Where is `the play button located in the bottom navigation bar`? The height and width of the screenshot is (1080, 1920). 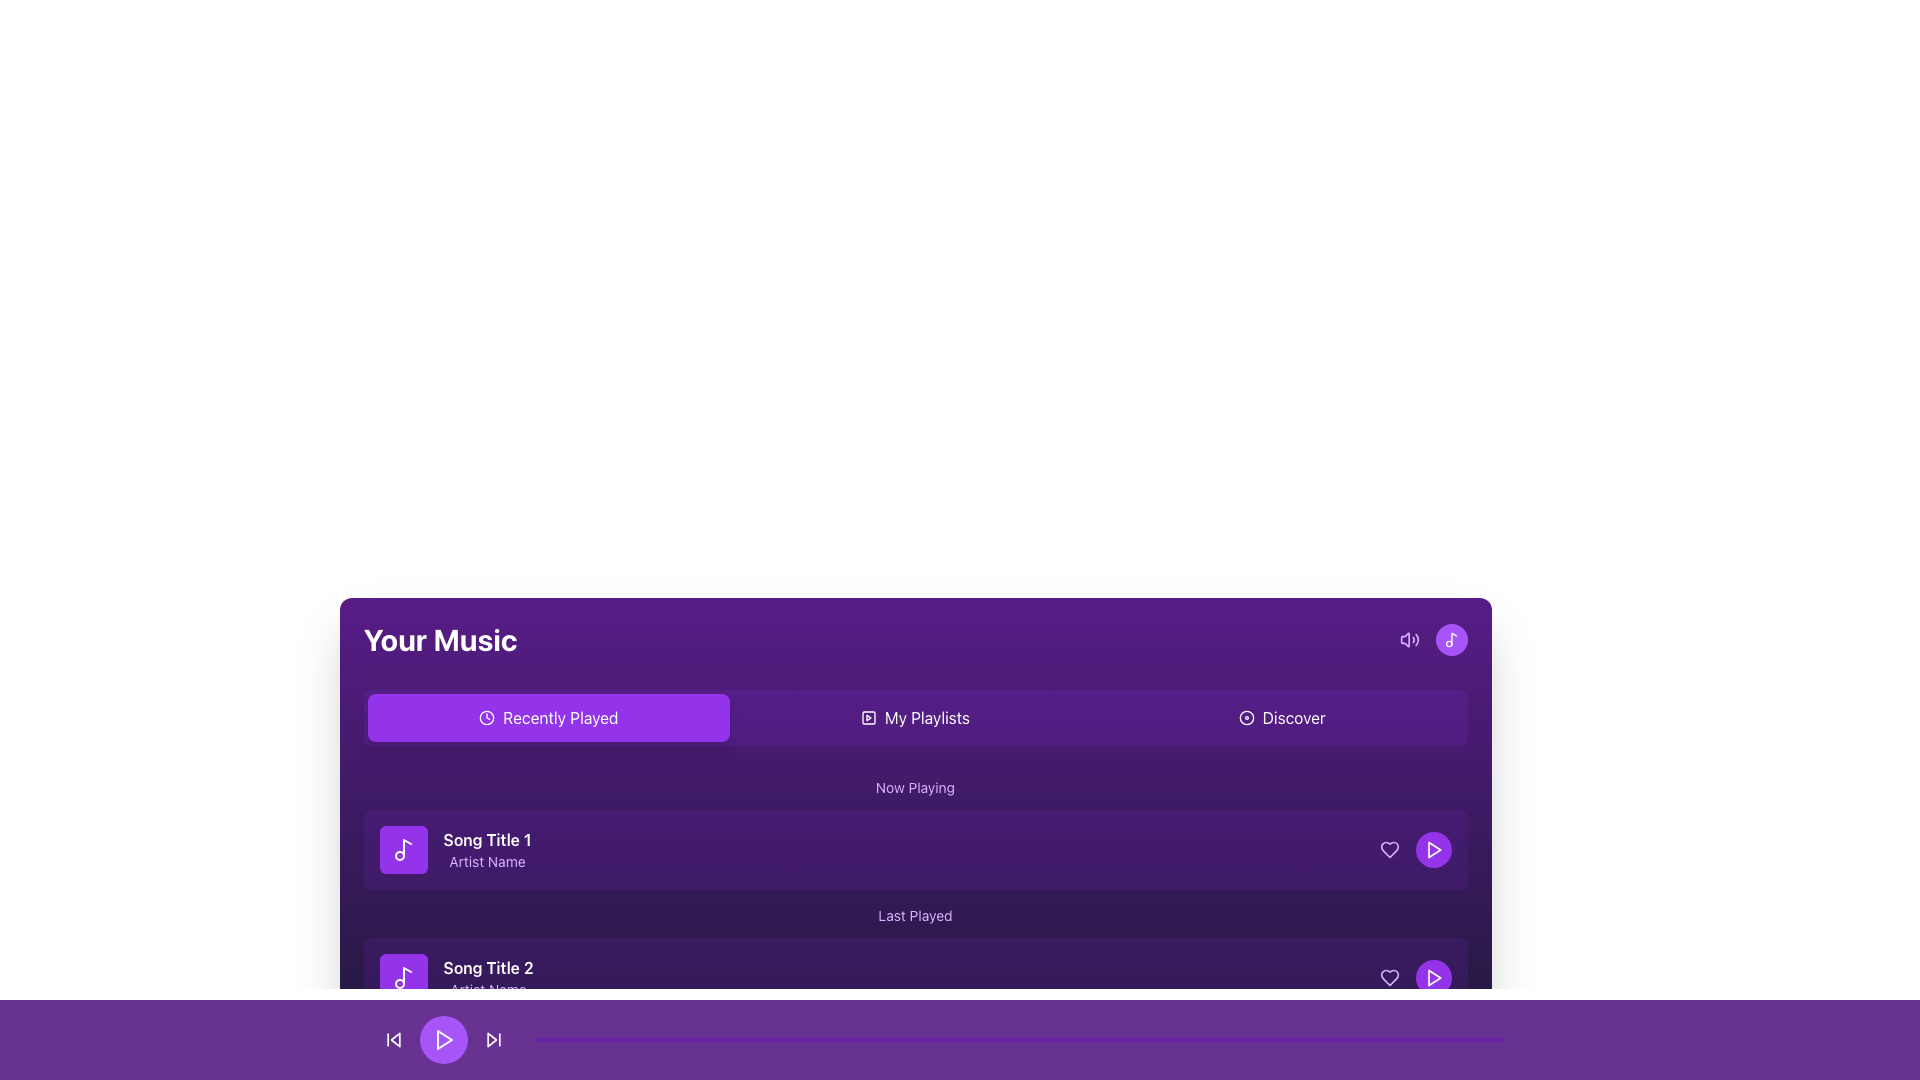
the play button located in the bottom navigation bar is located at coordinates (443, 1039).